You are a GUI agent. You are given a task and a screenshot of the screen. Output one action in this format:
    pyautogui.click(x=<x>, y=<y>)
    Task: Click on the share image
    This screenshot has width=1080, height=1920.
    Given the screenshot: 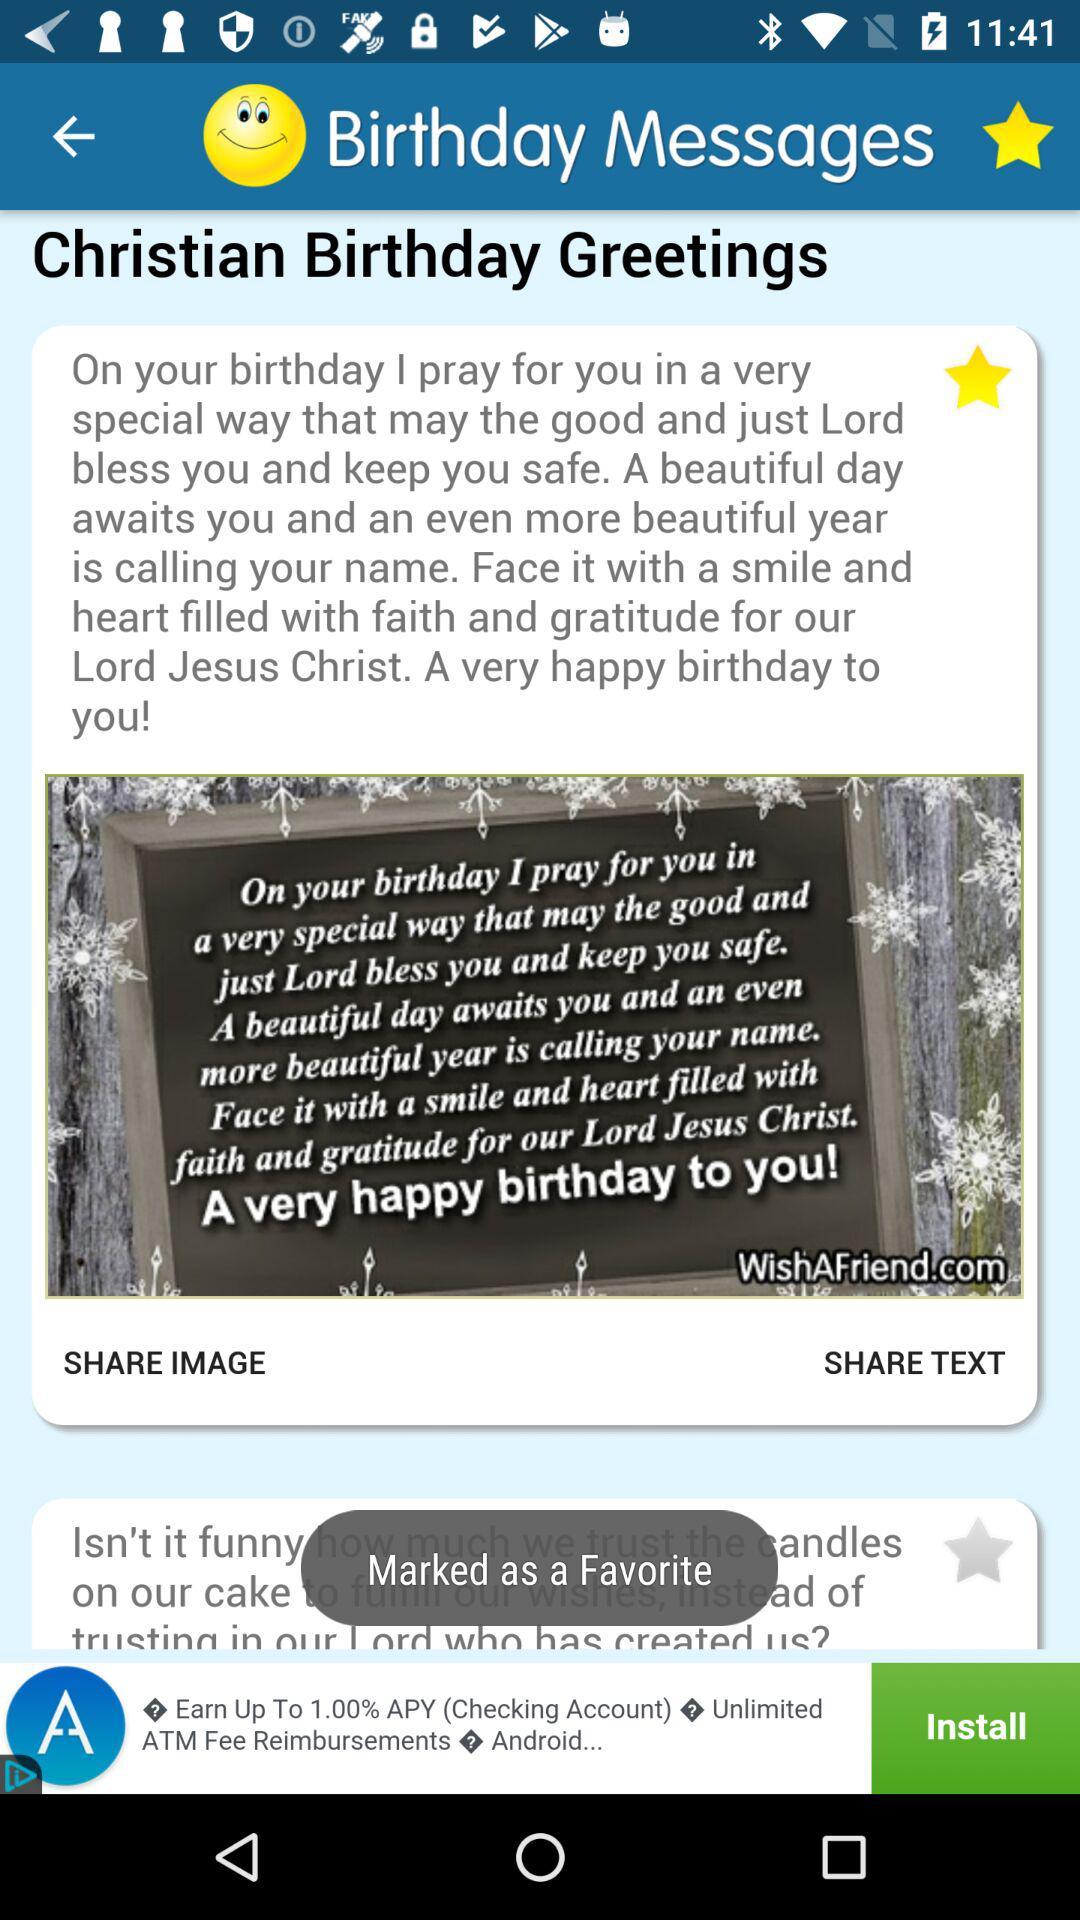 What is the action you would take?
    pyautogui.click(x=177, y=1361)
    